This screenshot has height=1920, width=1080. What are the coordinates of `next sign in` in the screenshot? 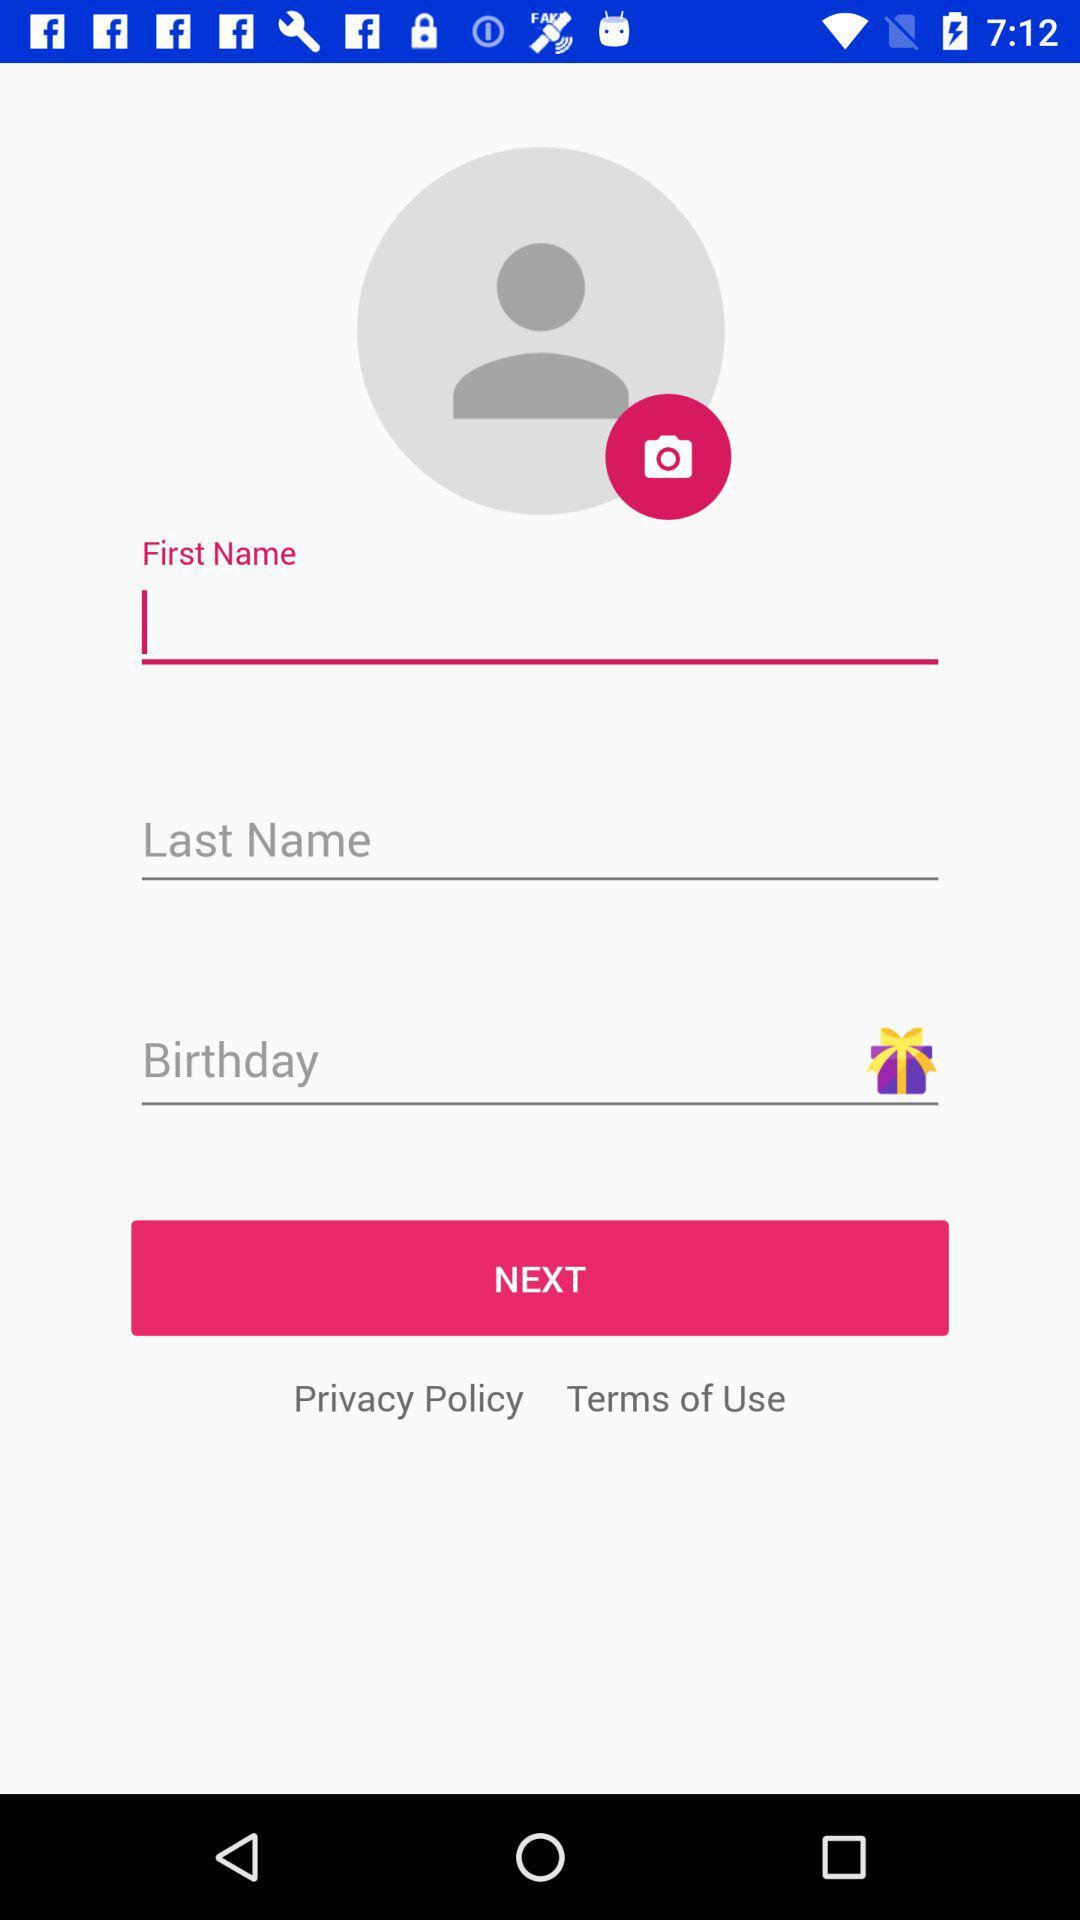 It's located at (540, 1060).